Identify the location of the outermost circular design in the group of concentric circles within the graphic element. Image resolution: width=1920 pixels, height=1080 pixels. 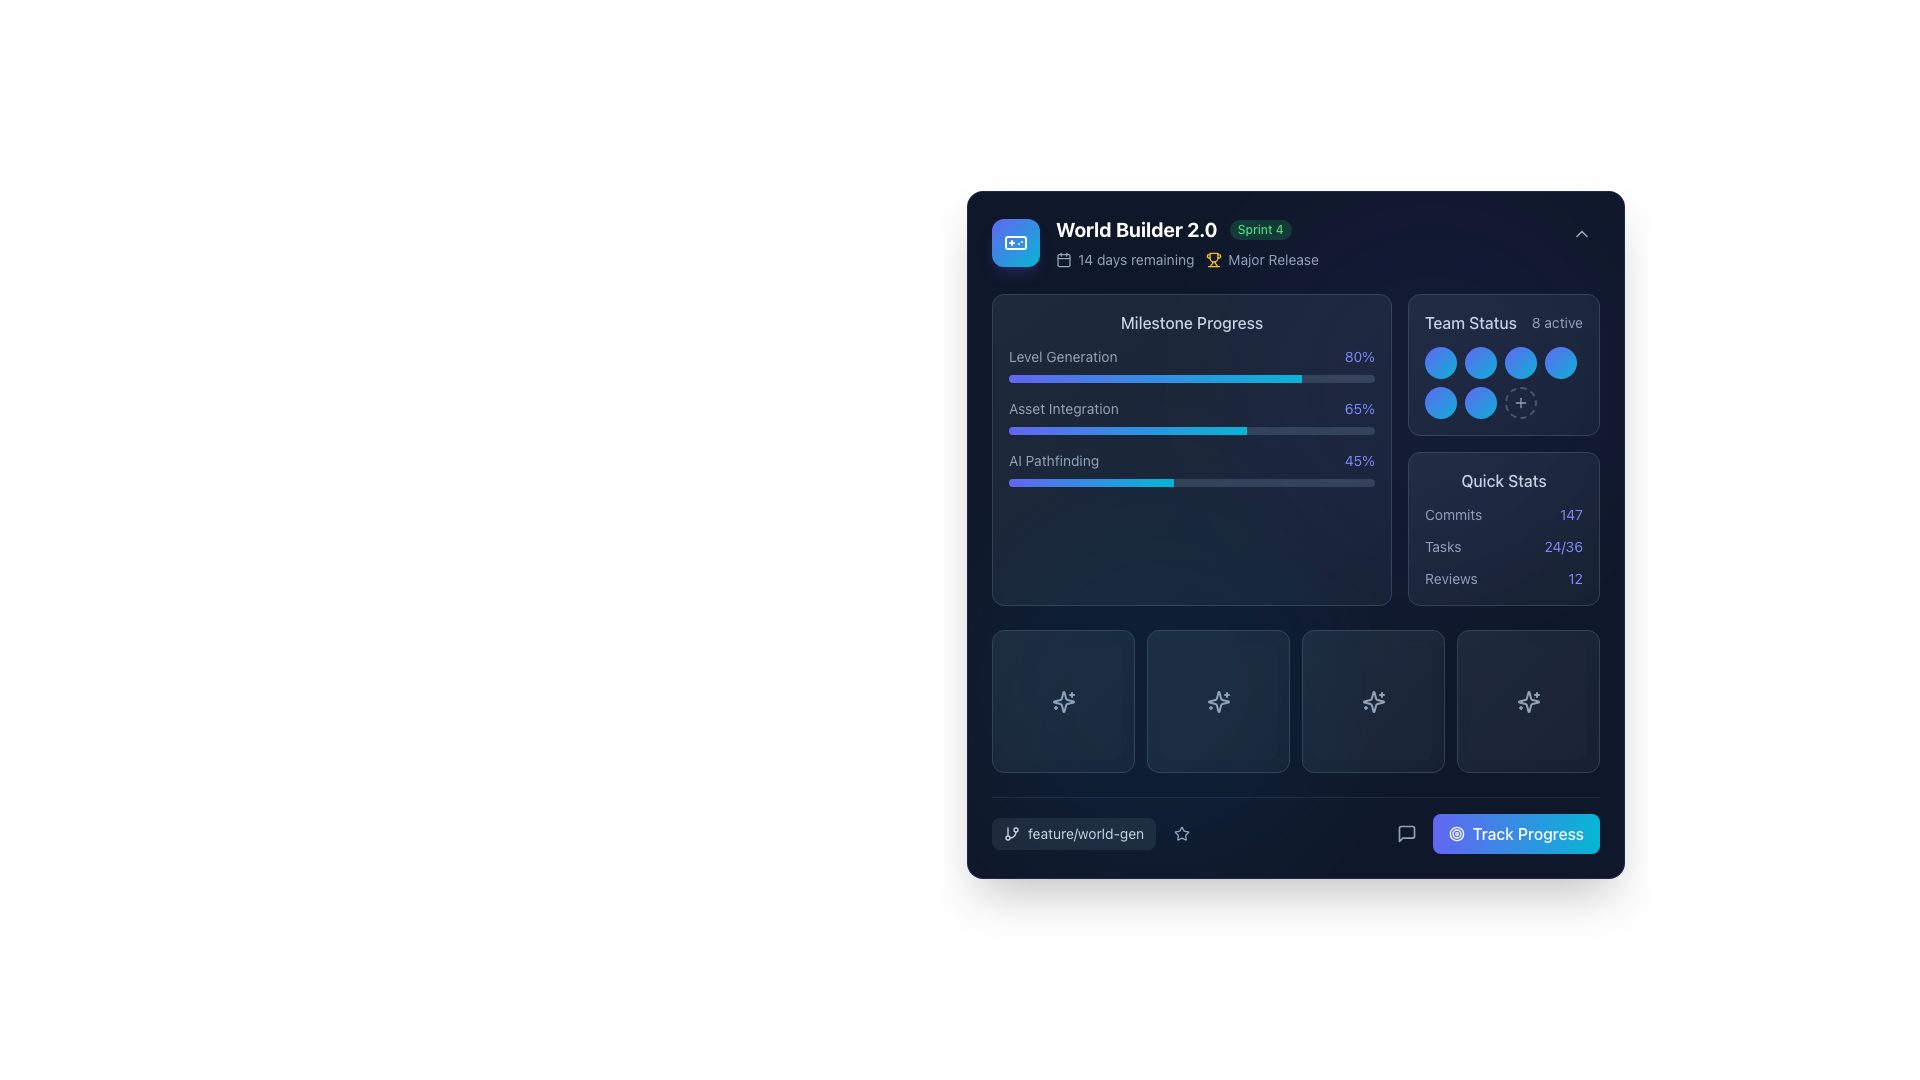
(1456, 833).